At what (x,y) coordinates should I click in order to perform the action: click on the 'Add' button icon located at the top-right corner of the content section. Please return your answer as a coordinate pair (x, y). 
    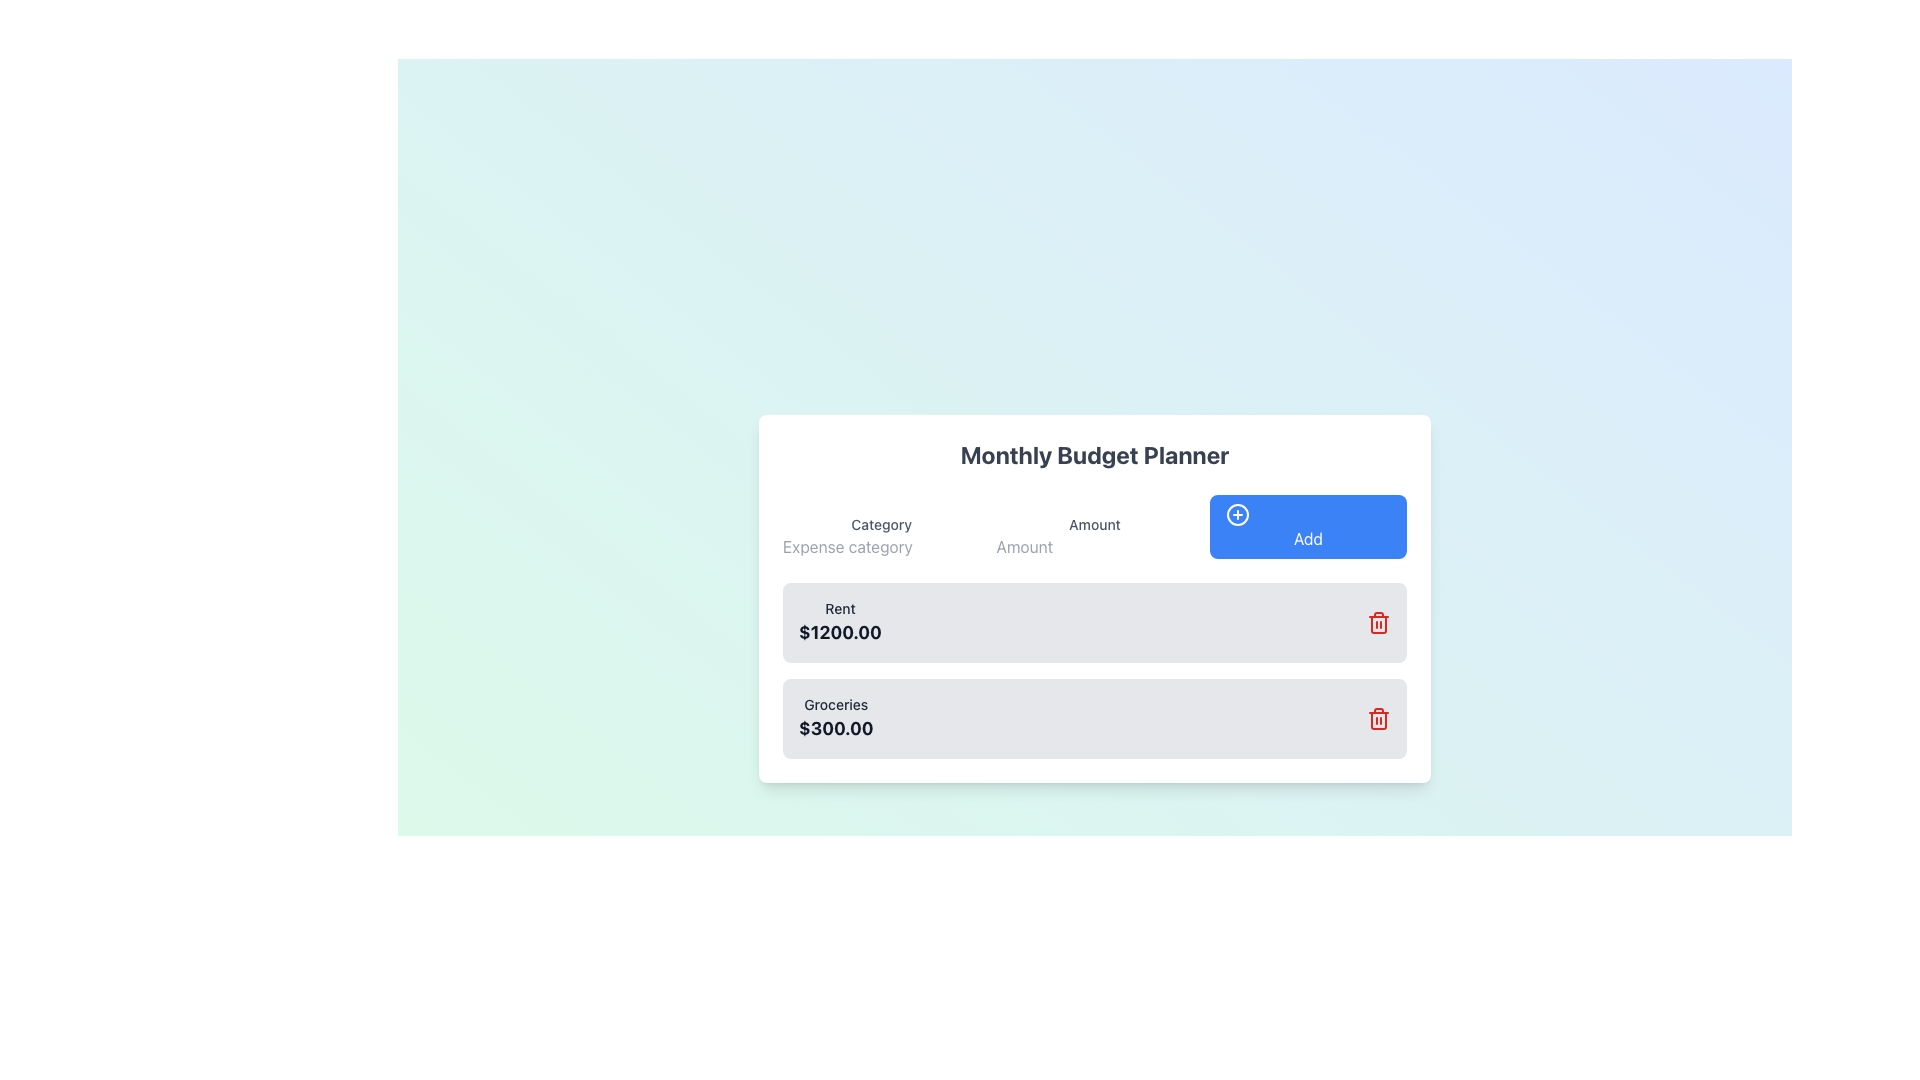
    Looking at the image, I should click on (1236, 514).